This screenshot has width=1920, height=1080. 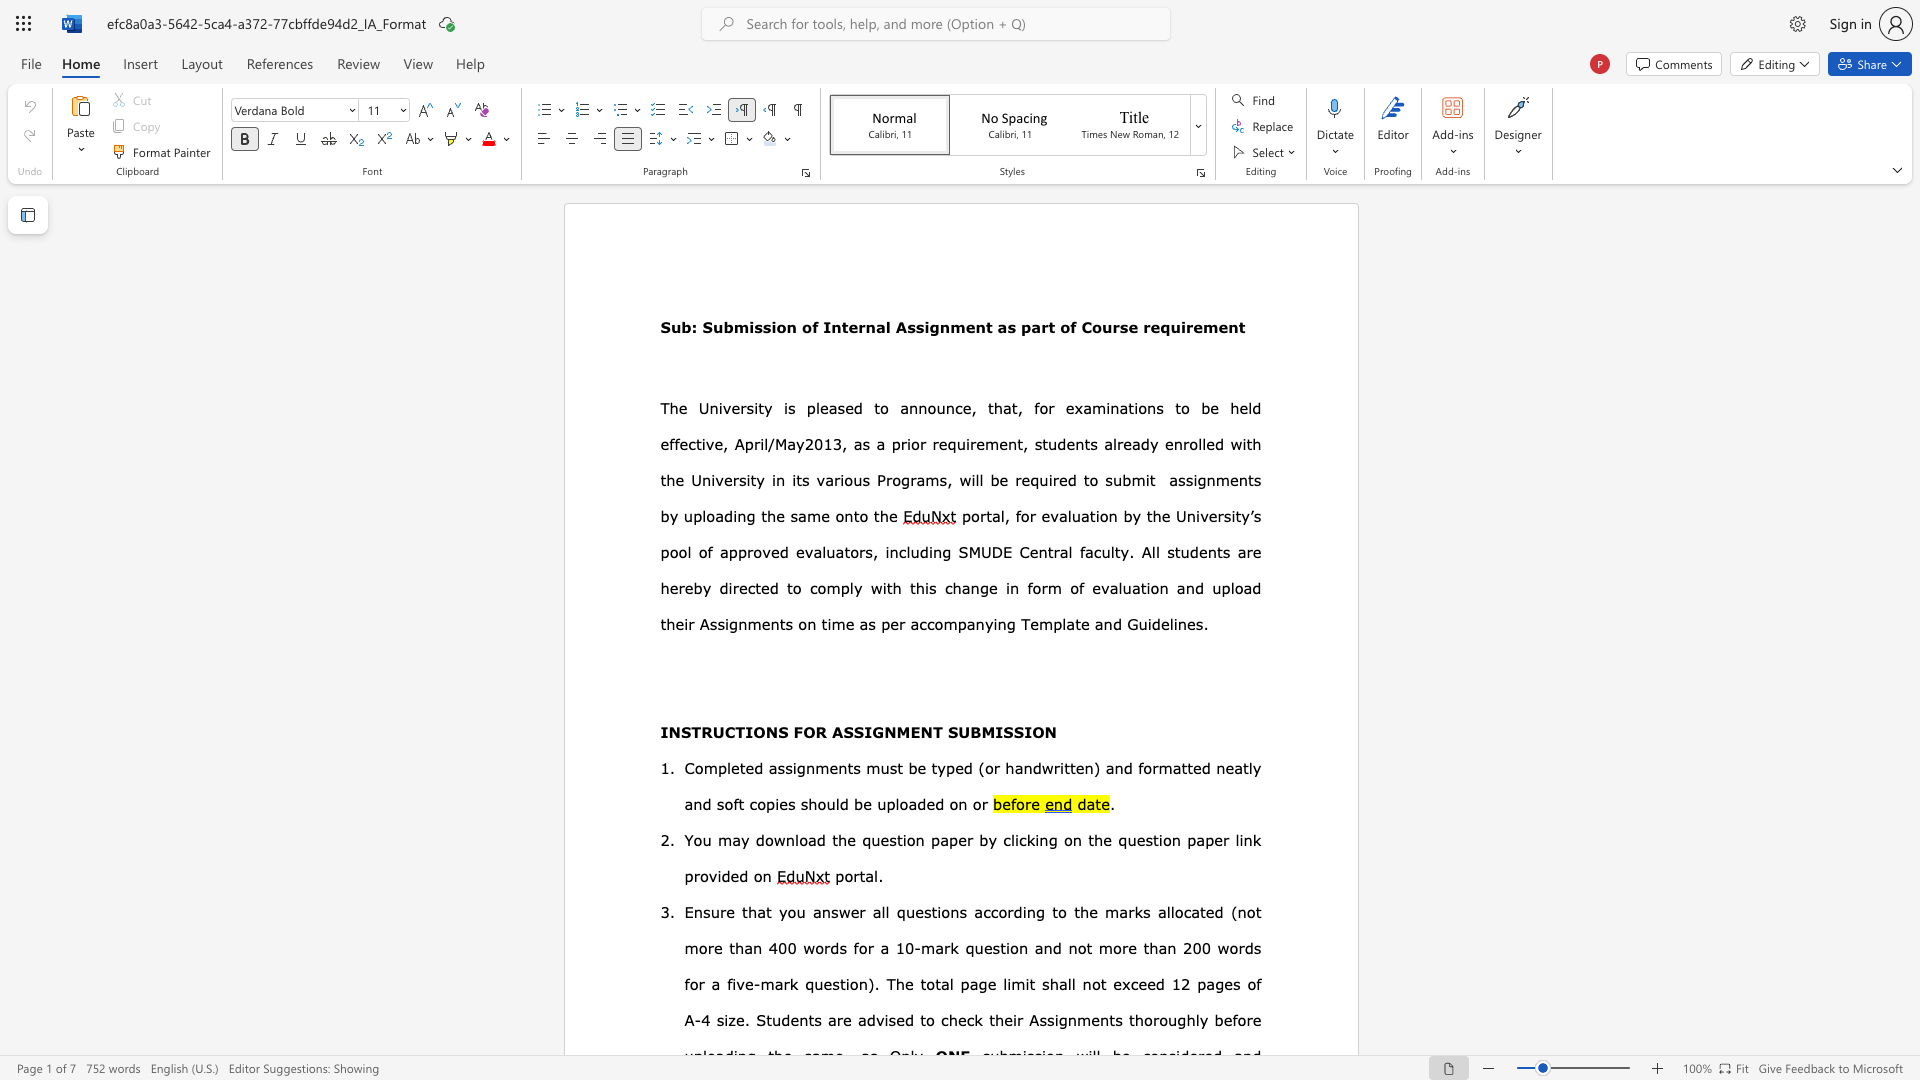 I want to click on the subset text "ign" within the text "submit  assignments", so click(x=1193, y=479).